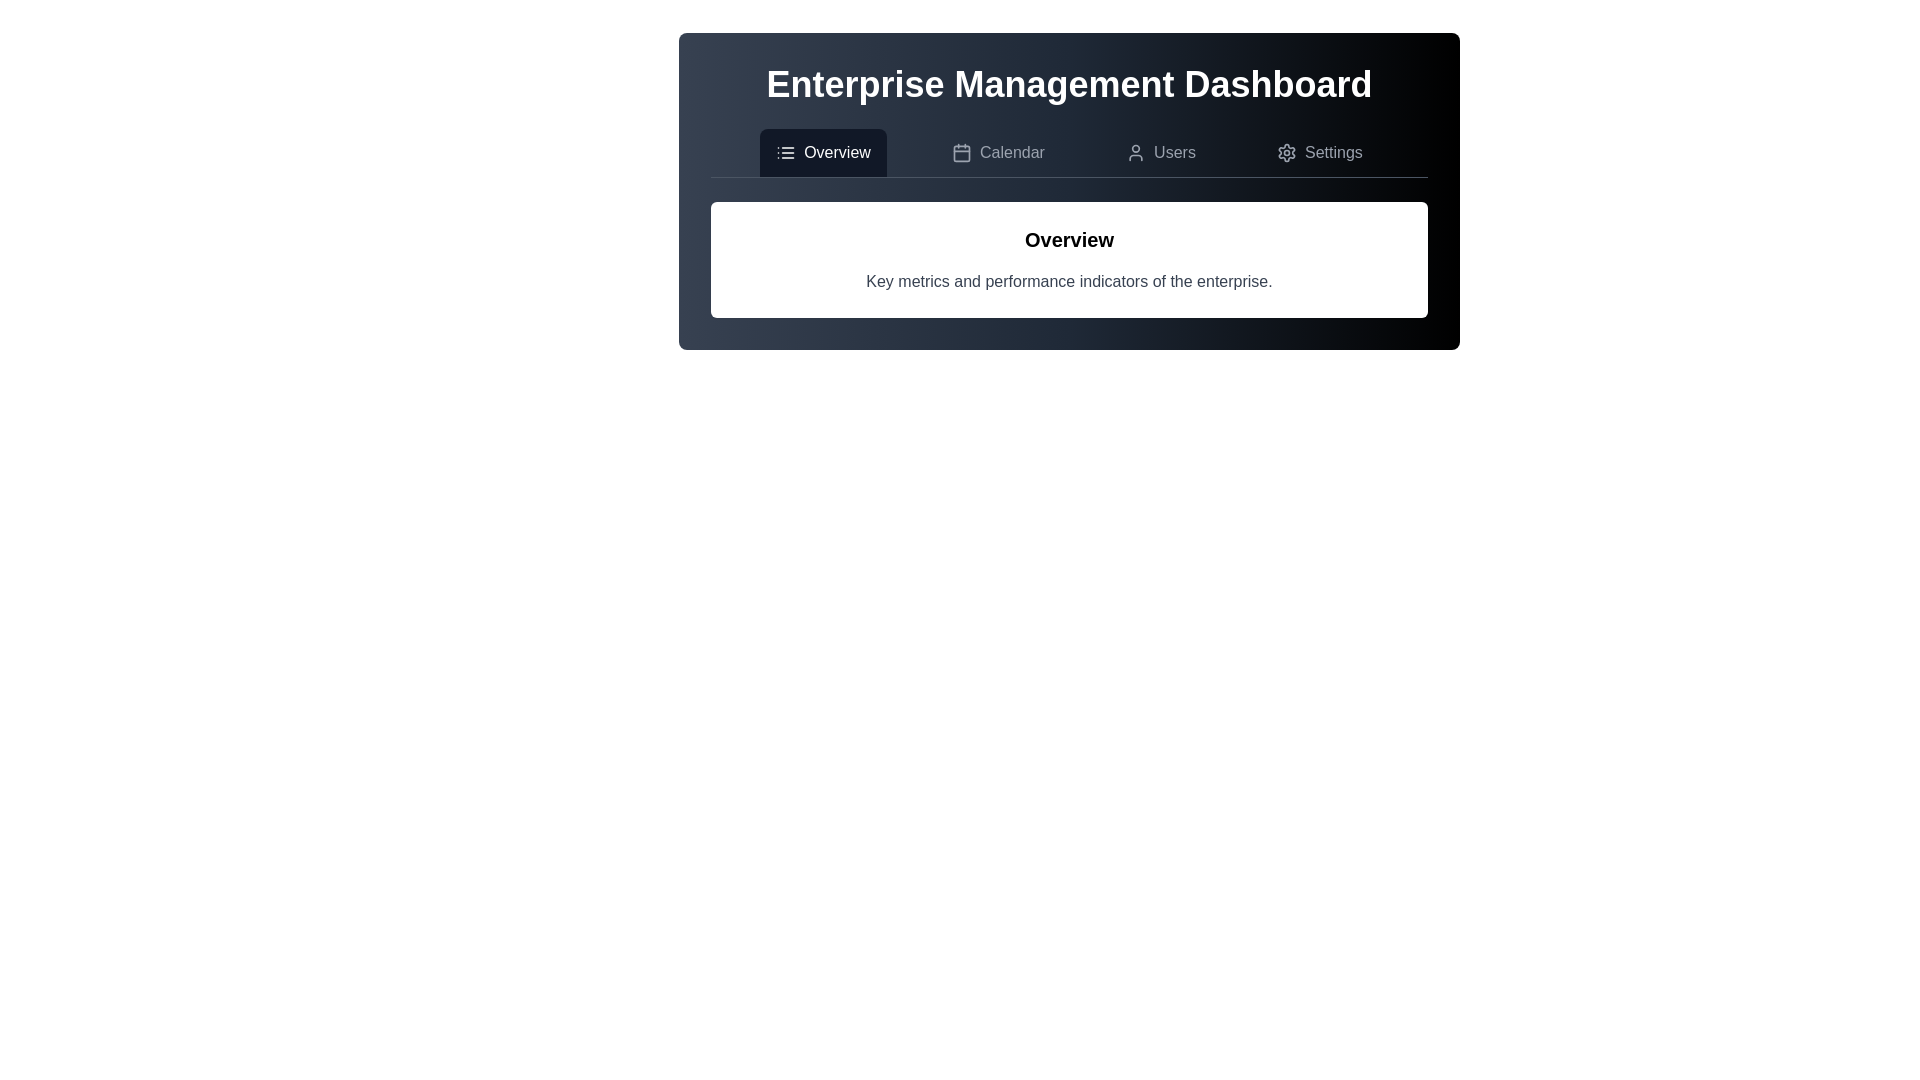  What do you see at coordinates (1286, 152) in the screenshot?
I see `the cogwheel icon located in the top-right corner of the navigation bar` at bounding box center [1286, 152].